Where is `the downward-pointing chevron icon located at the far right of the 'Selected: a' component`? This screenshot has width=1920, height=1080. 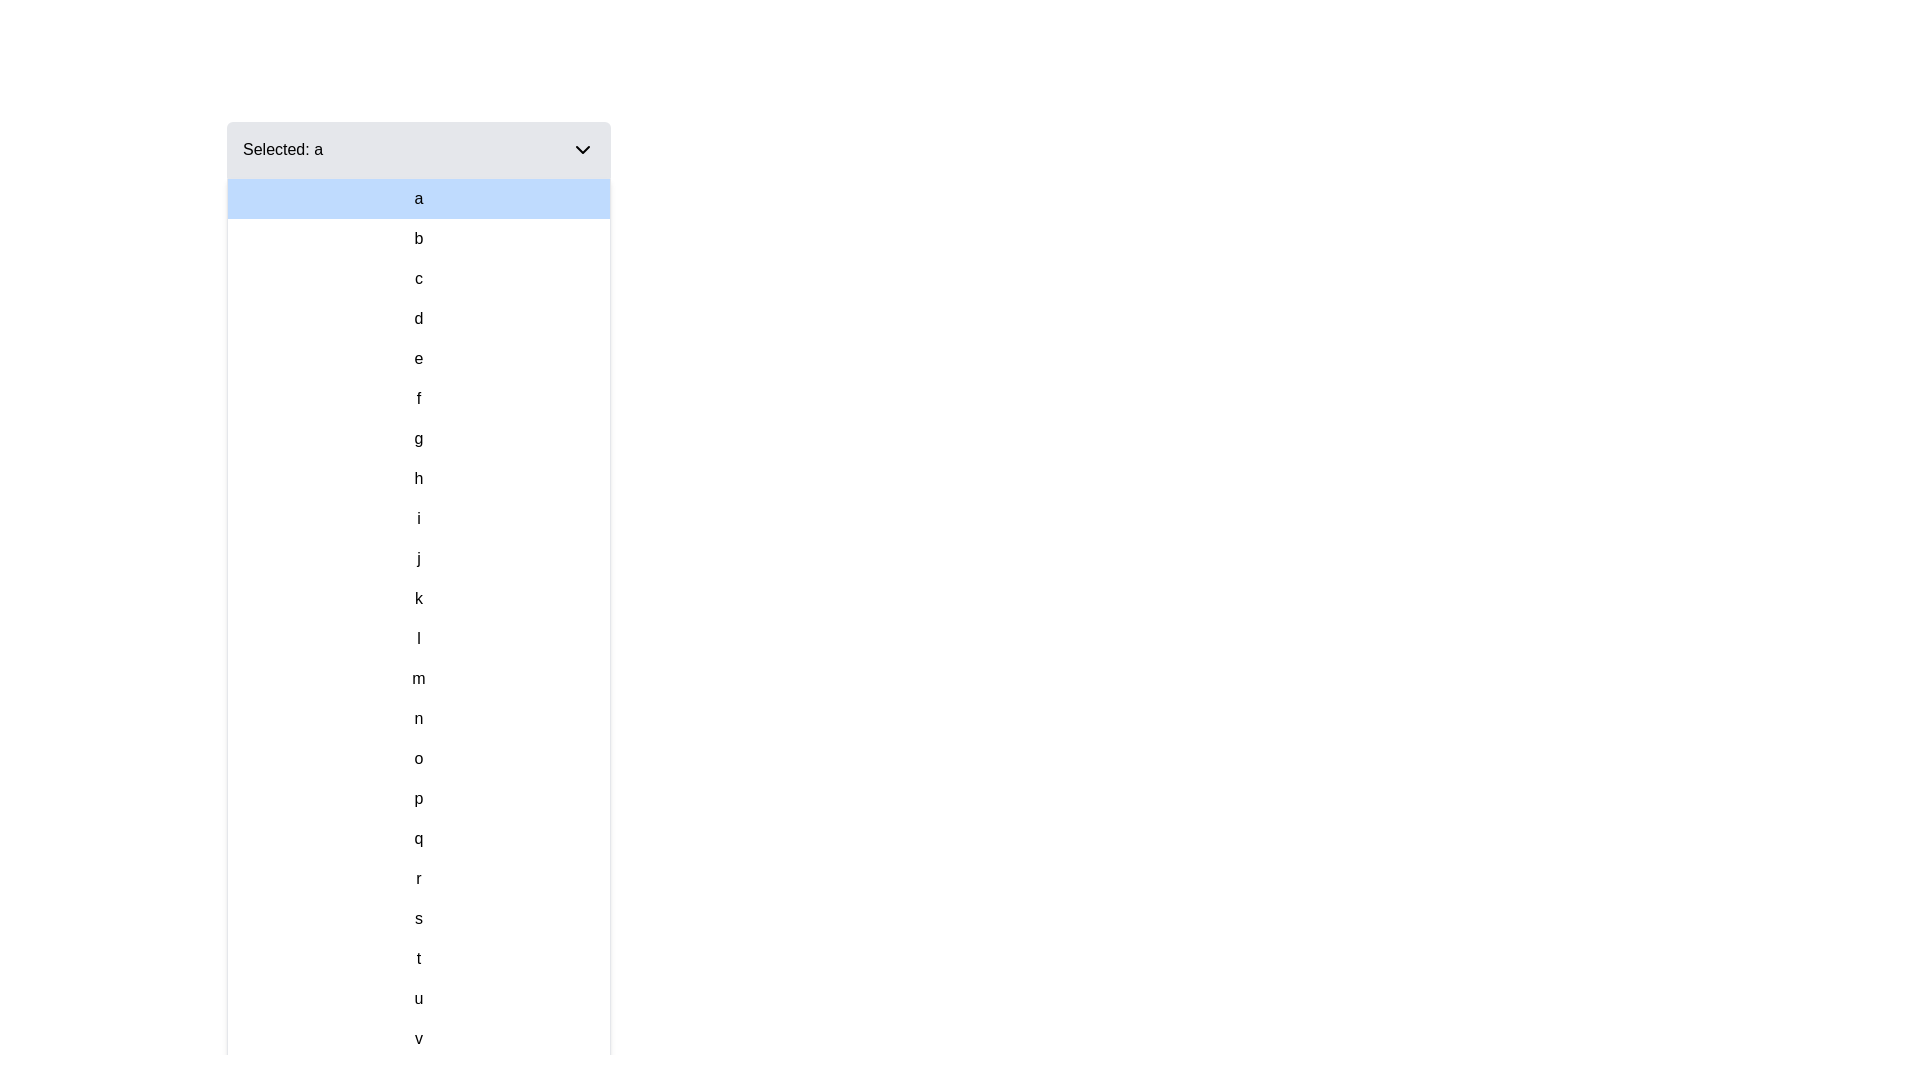
the downward-pointing chevron icon located at the far right of the 'Selected: a' component is located at coordinates (581, 149).